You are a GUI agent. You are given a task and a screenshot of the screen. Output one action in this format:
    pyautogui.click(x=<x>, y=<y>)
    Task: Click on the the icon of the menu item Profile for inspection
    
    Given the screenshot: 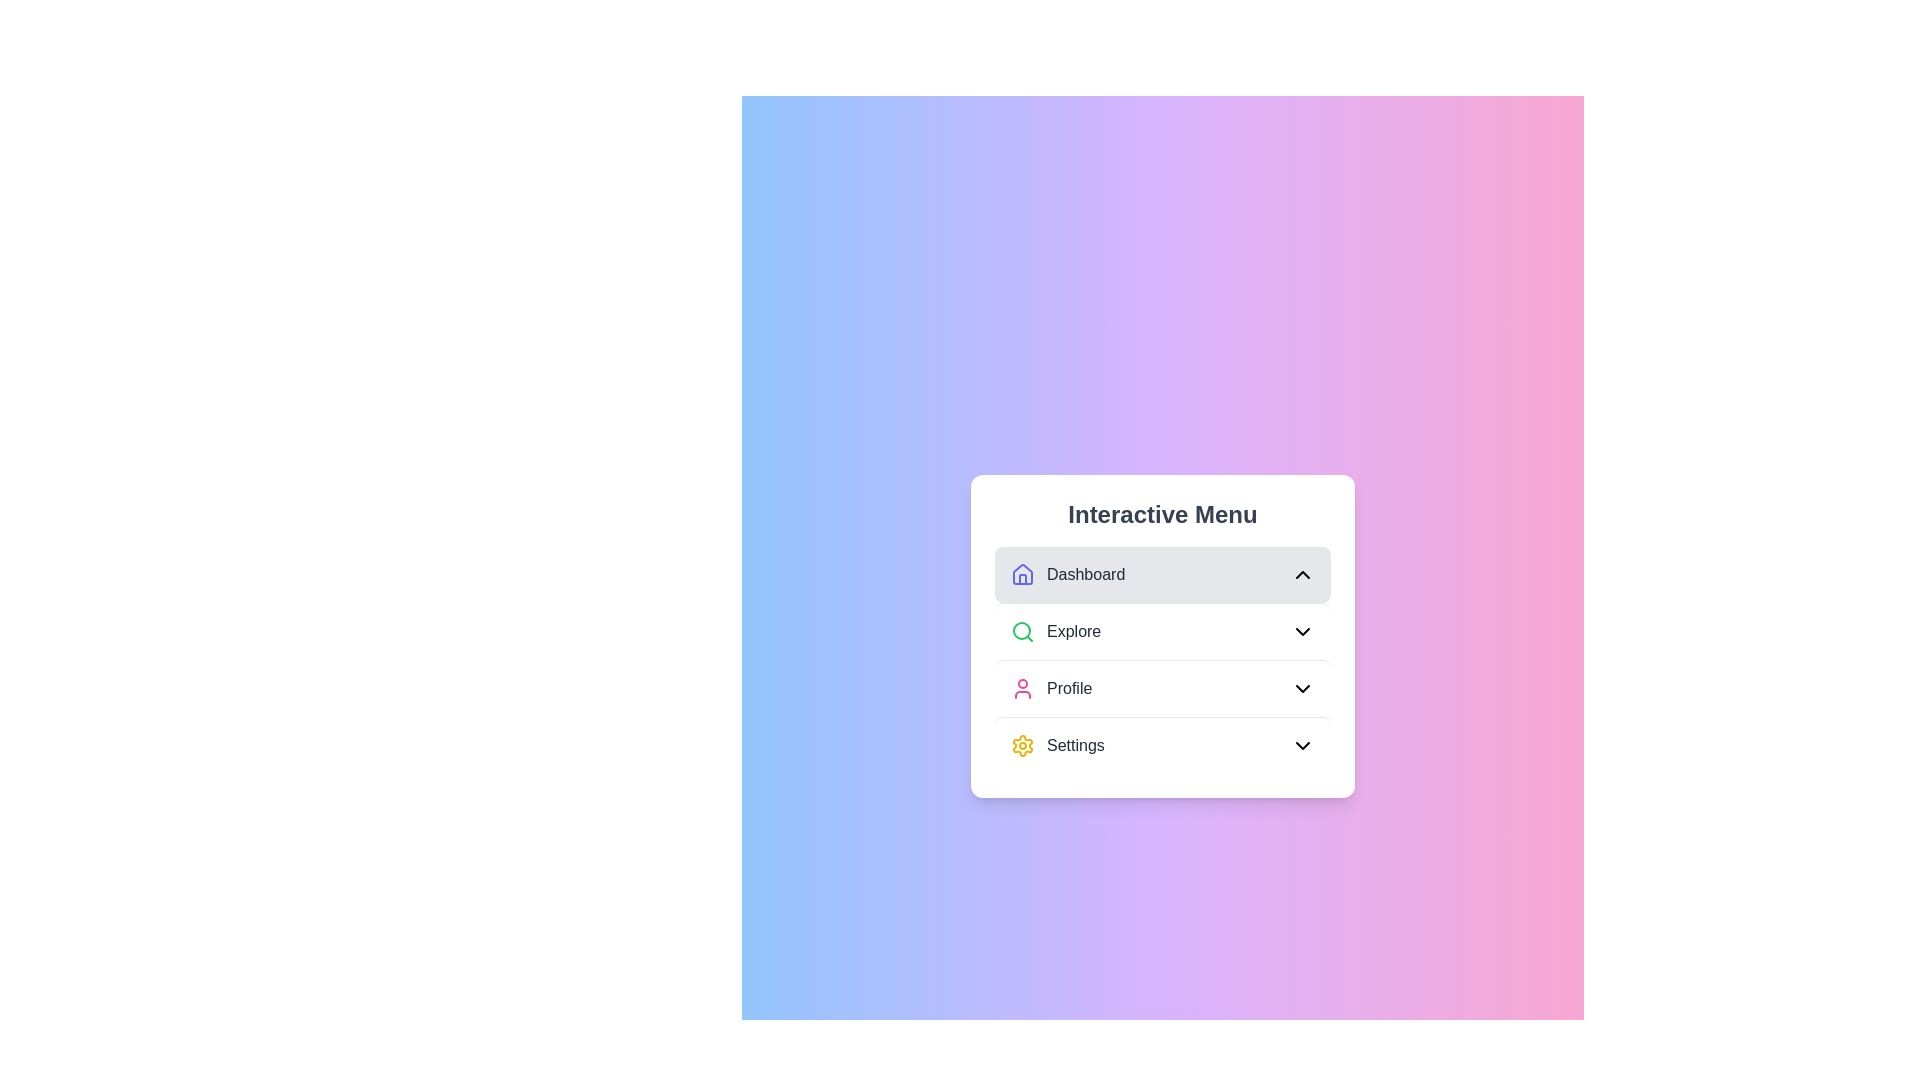 What is the action you would take?
    pyautogui.click(x=1022, y=687)
    